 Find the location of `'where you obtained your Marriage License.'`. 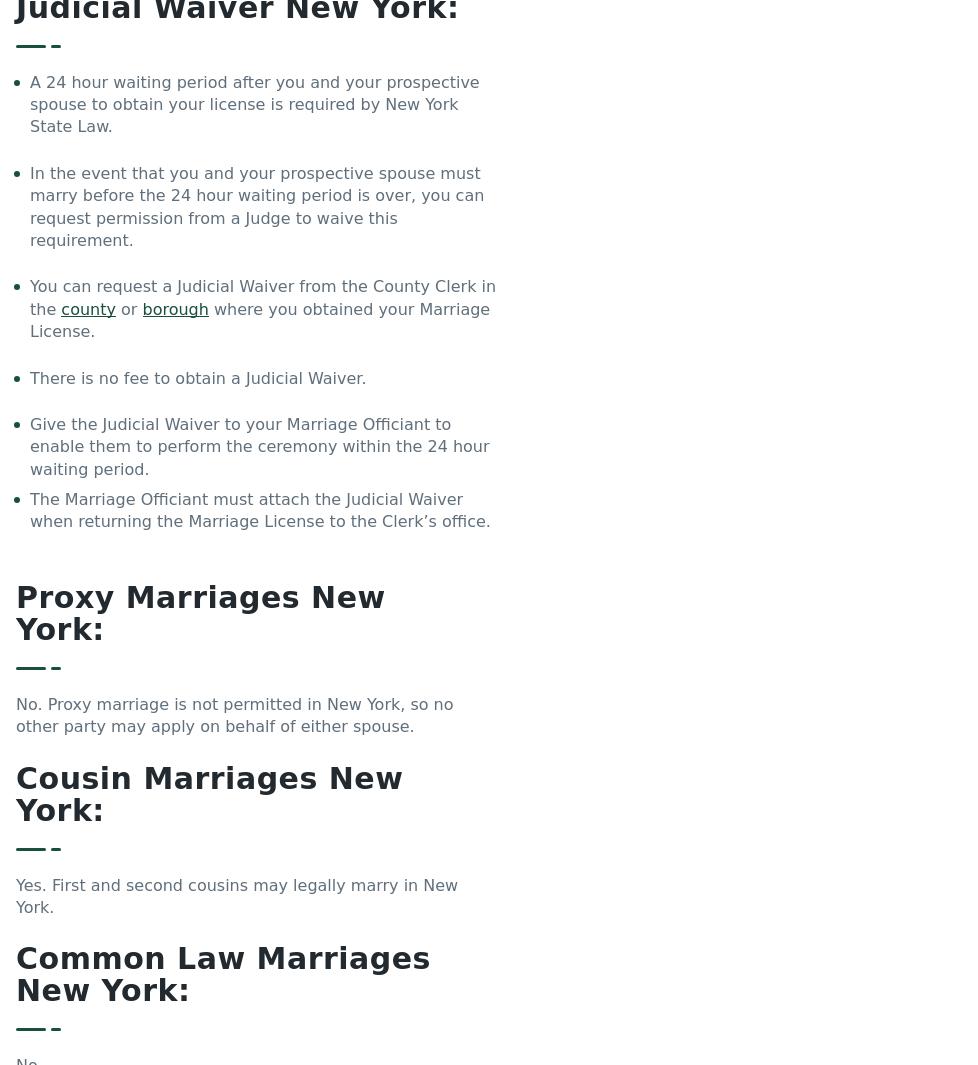

'where you obtained your Marriage License.' is located at coordinates (258, 319).